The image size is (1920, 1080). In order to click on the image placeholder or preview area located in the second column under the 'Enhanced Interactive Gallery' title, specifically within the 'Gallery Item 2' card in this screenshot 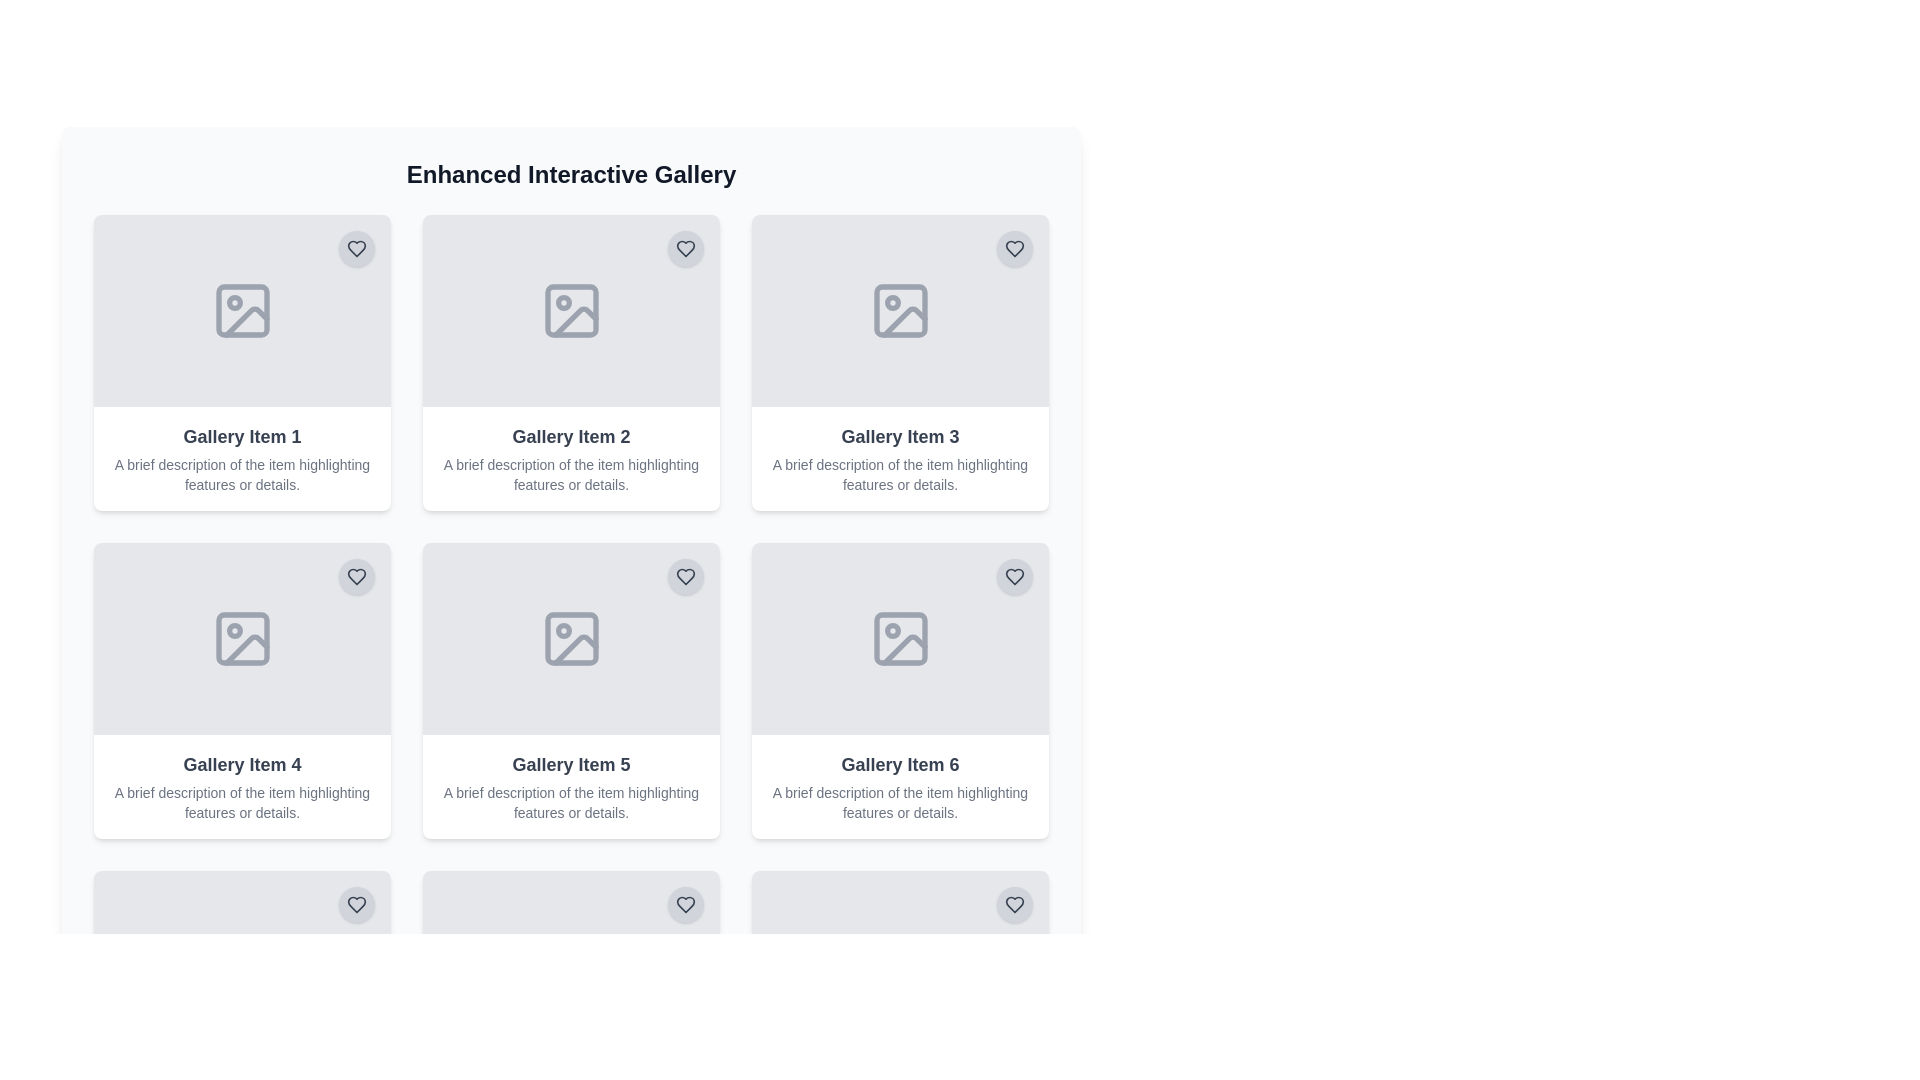, I will do `click(570, 311)`.